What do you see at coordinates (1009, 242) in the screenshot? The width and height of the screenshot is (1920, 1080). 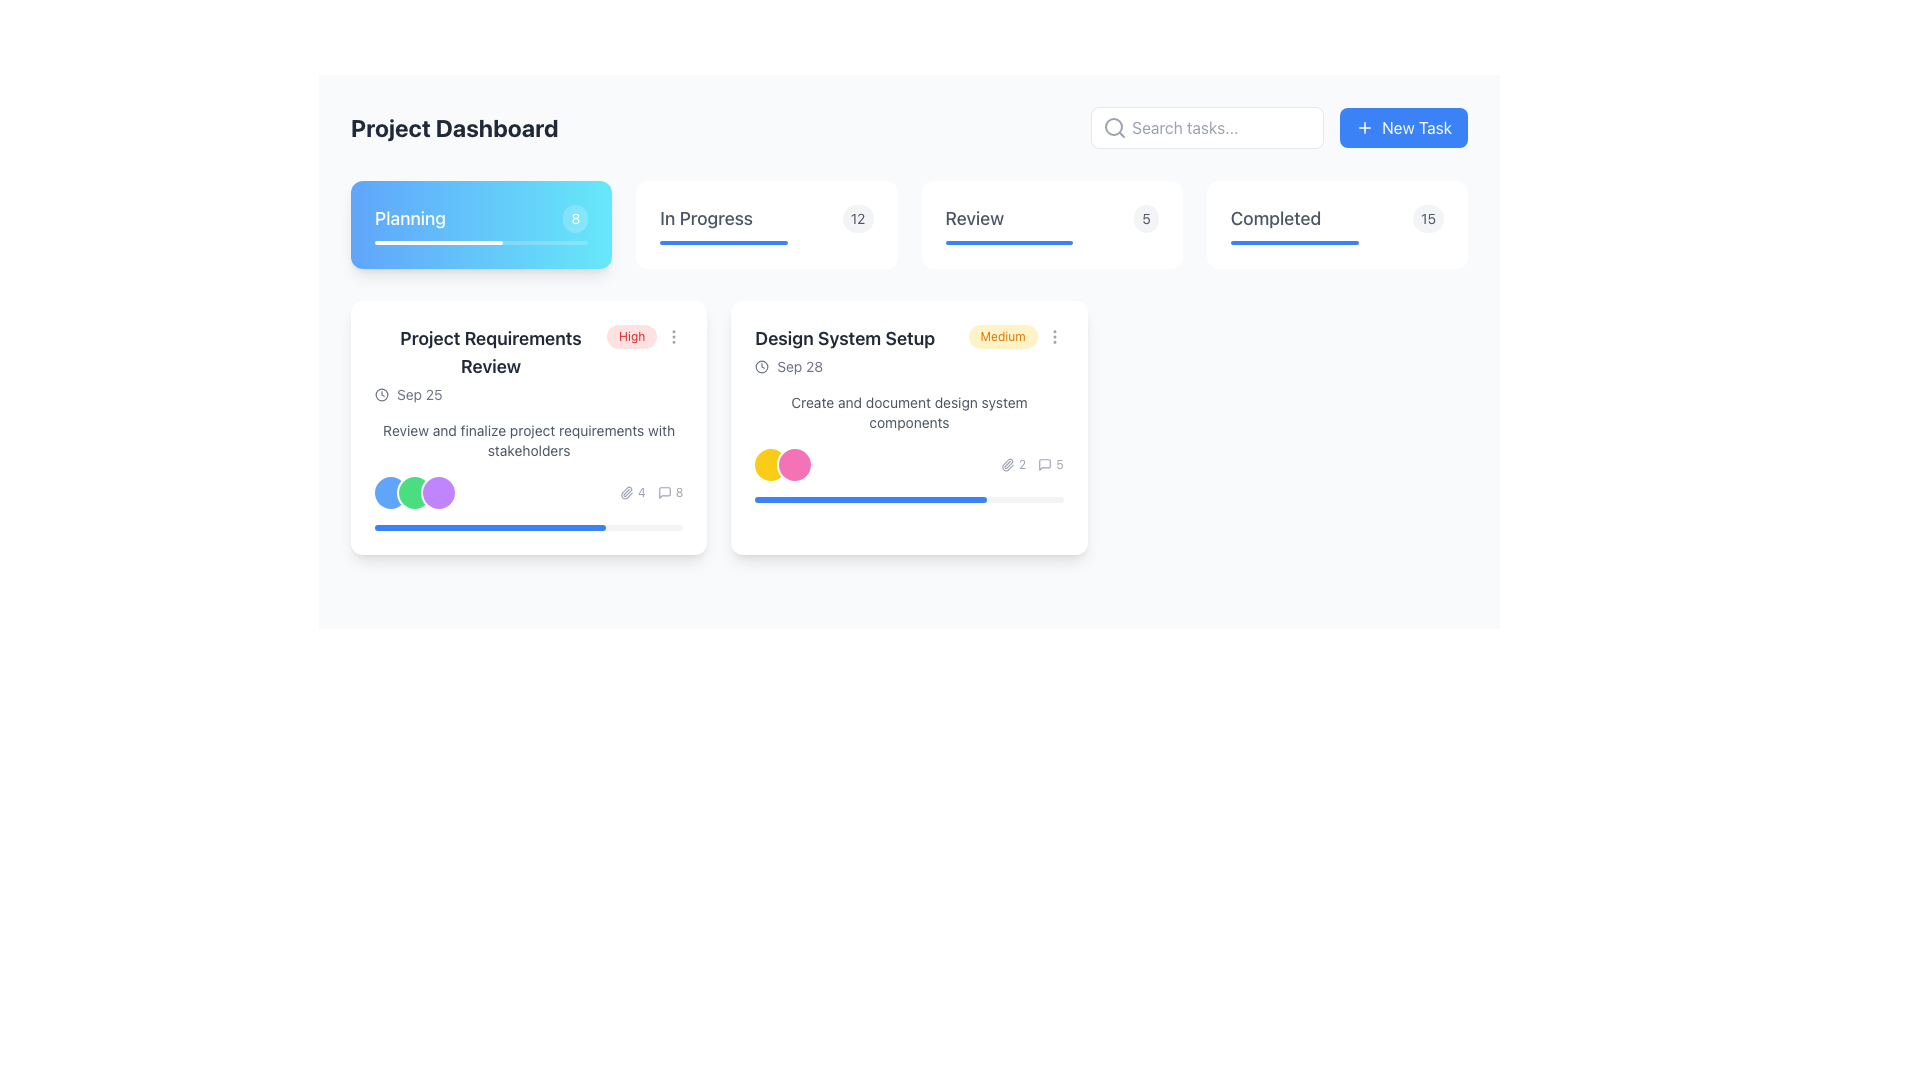 I see `the progress visually on the Progress indicator located in the 'Review' segment of the task management interface` at bounding box center [1009, 242].